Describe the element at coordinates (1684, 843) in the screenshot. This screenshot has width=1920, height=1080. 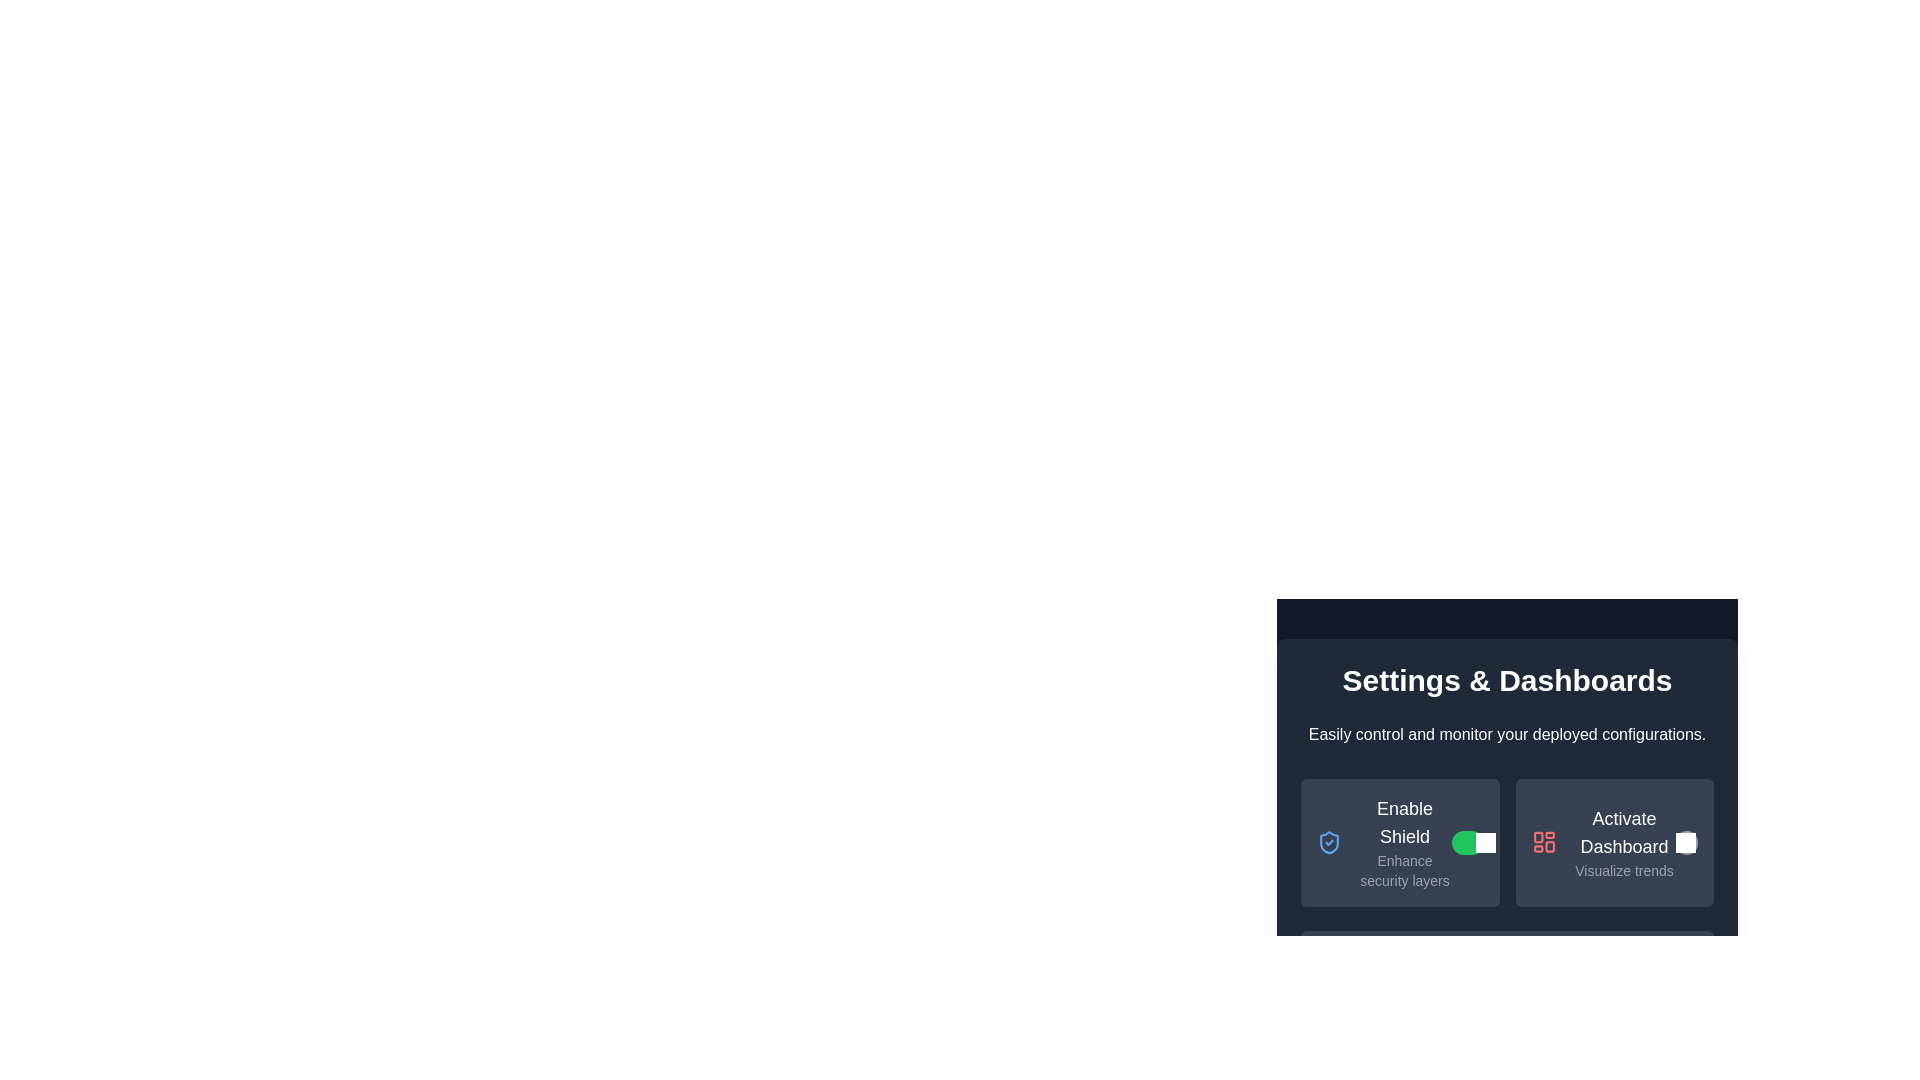
I see `the circular toggle button located to the left of the 'Enable Shield' text for visual feedback` at that location.